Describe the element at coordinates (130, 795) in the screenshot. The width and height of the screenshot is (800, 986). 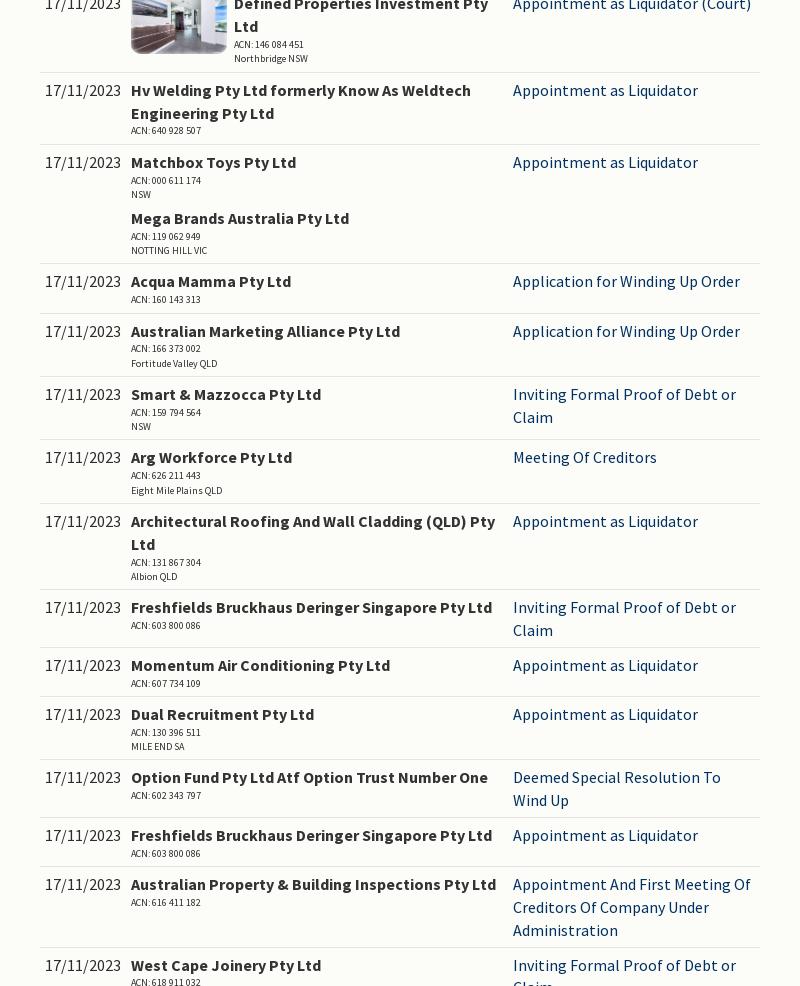
I see `'ACN: 602 343 797'` at that location.